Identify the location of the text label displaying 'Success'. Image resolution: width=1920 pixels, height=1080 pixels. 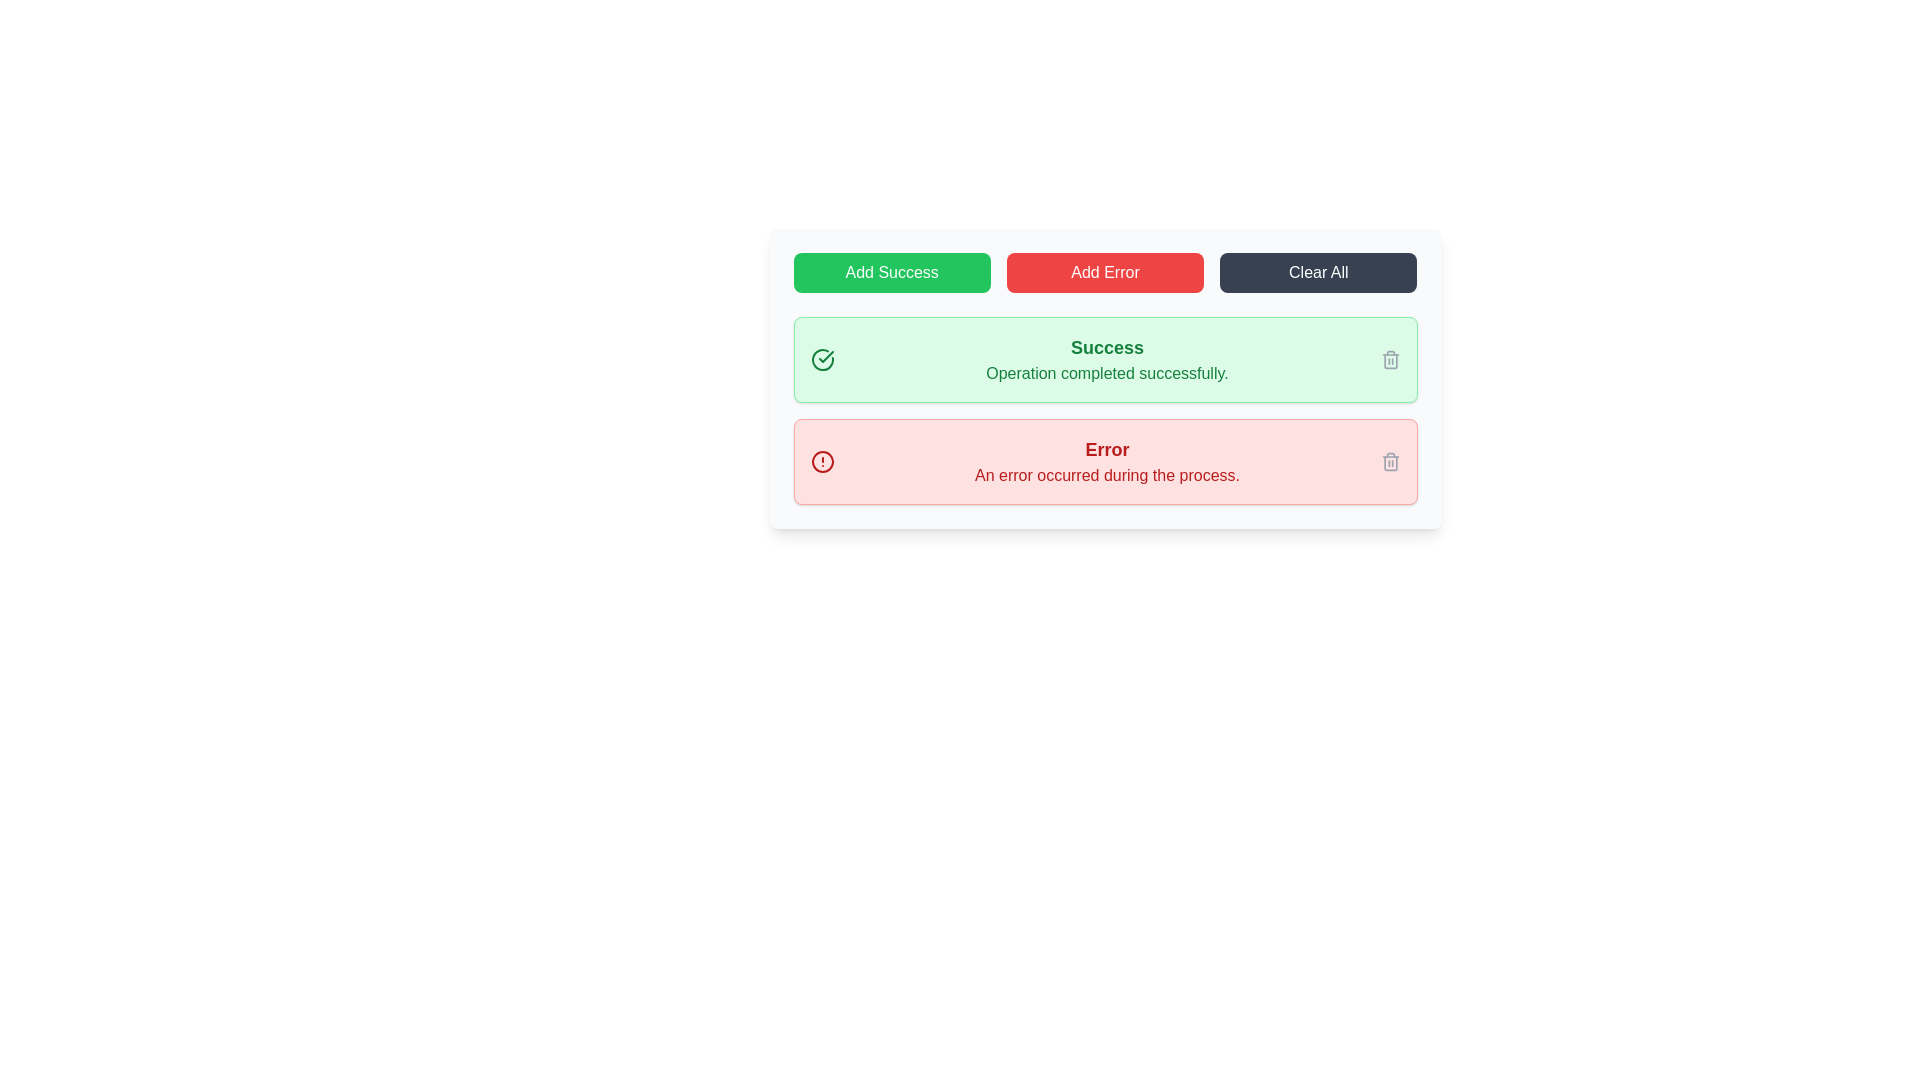
(1106, 346).